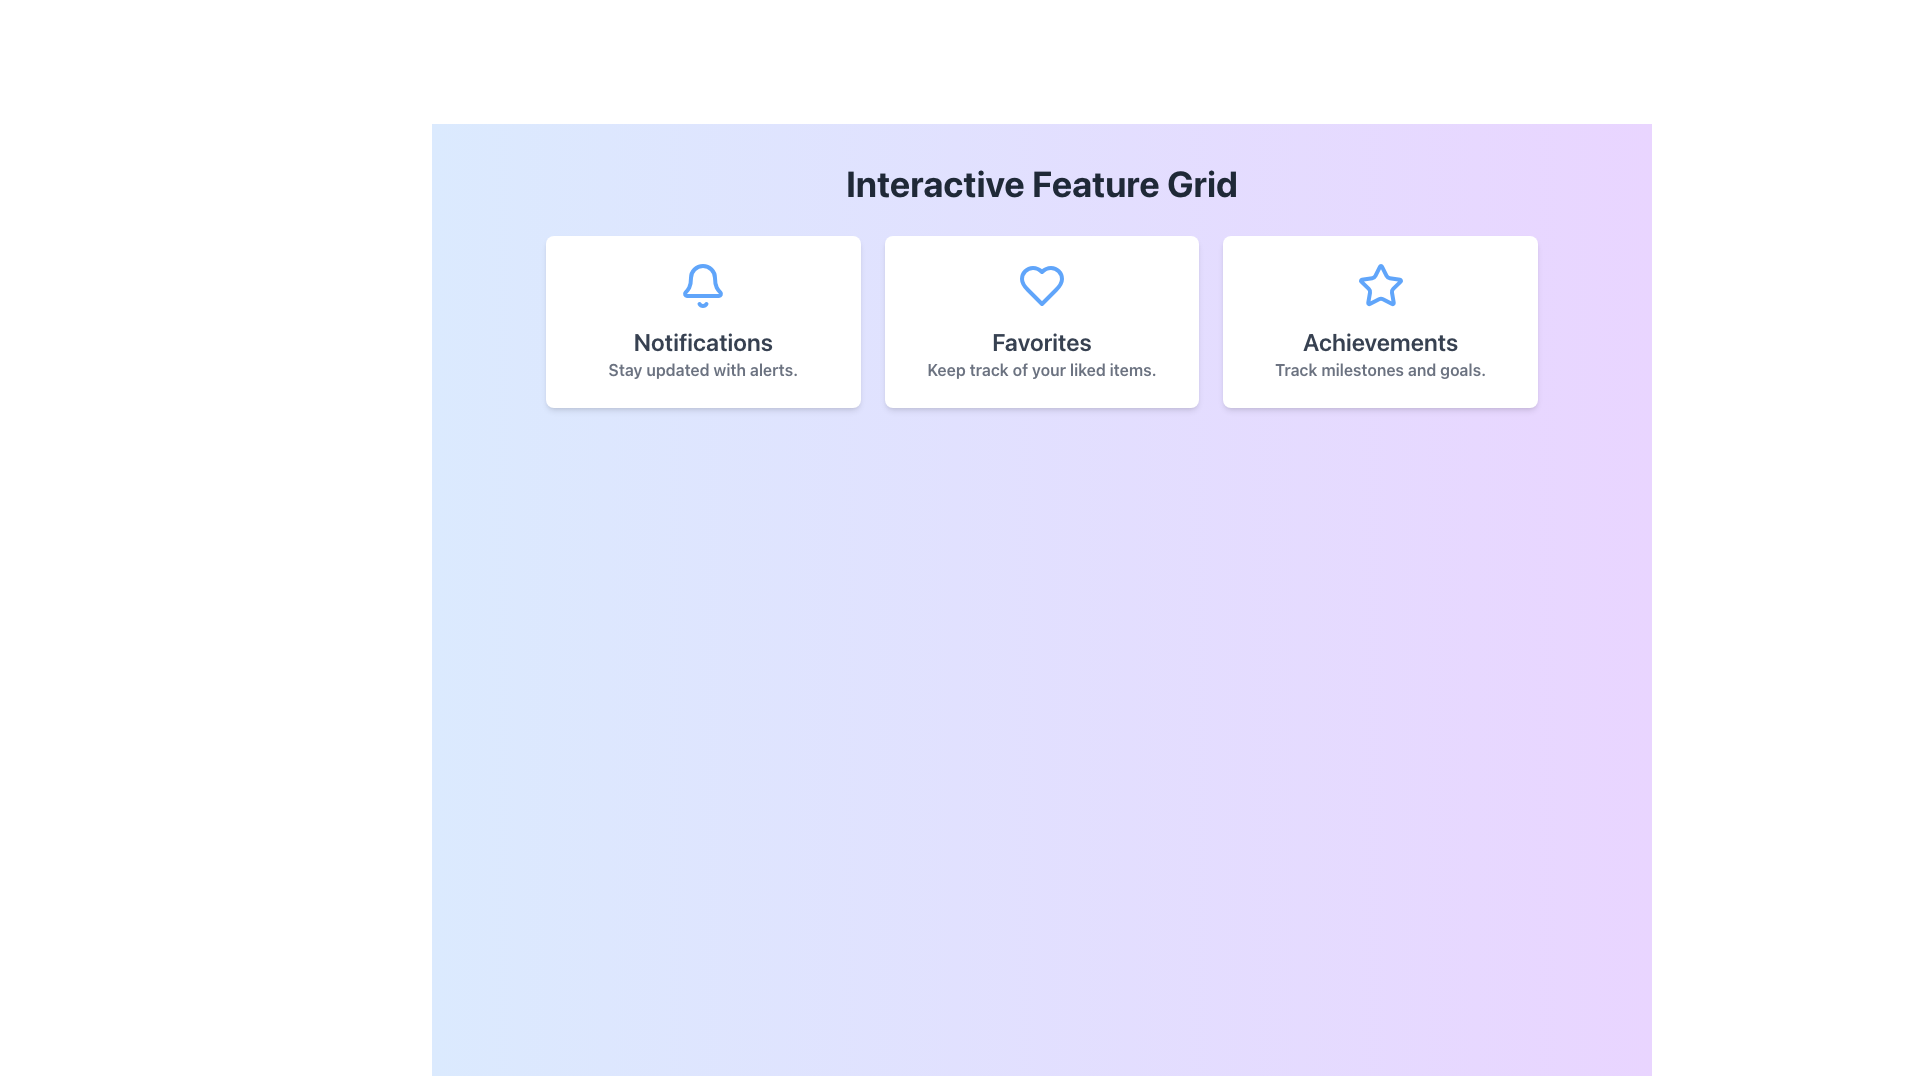 The image size is (1920, 1080). I want to click on the text element that reads 'Stay updated with alerts.', which is styled in subdued gray and located directly below the 'Notifications' heading, so click(703, 370).